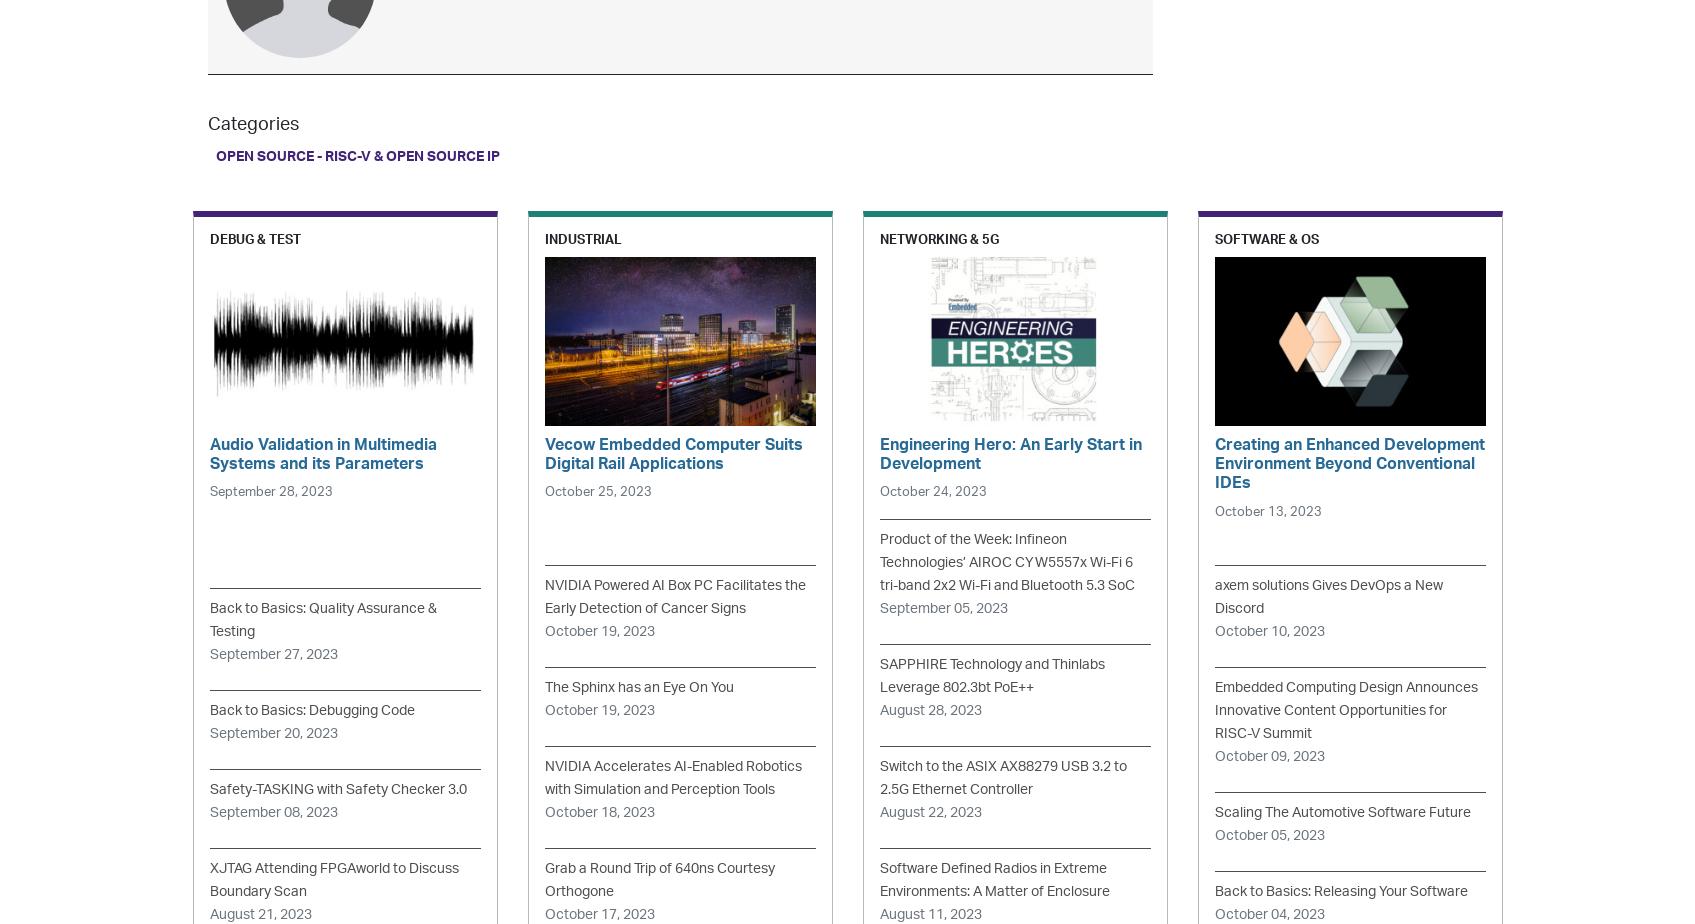  What do you see at coordinates (332, 880) in the screenshot?
I see `'XJTAG Attending FPGAworld to Discuss Boundary Scan'` at bounding box center [332, 880].